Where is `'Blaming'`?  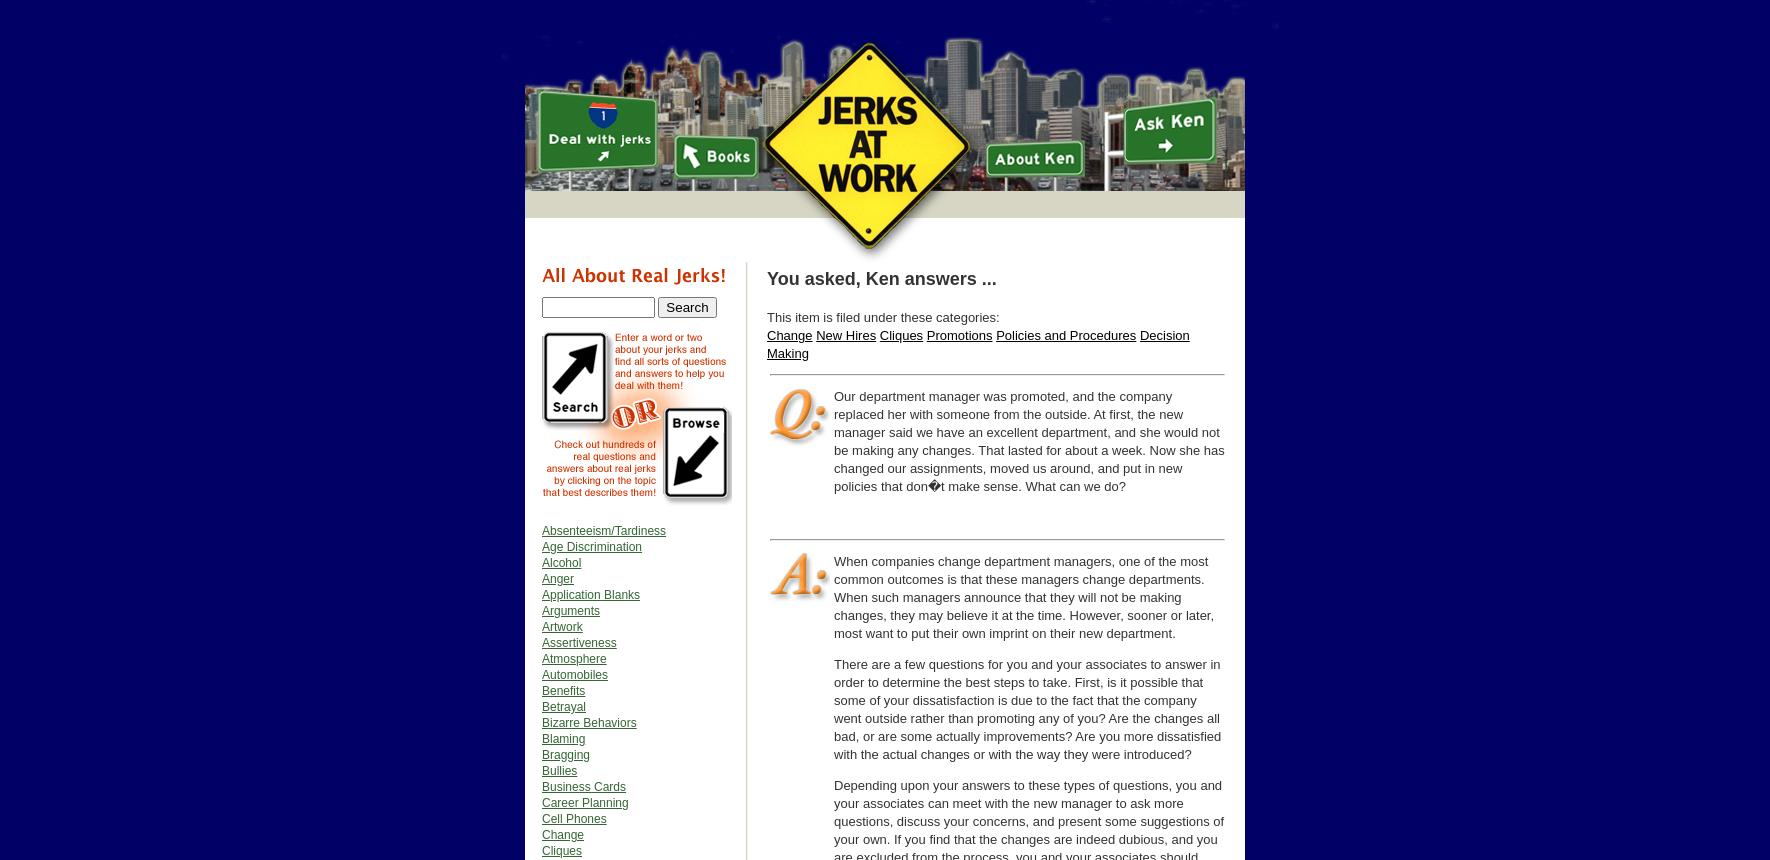 'Blaming' is located at coordinates (563, 737).